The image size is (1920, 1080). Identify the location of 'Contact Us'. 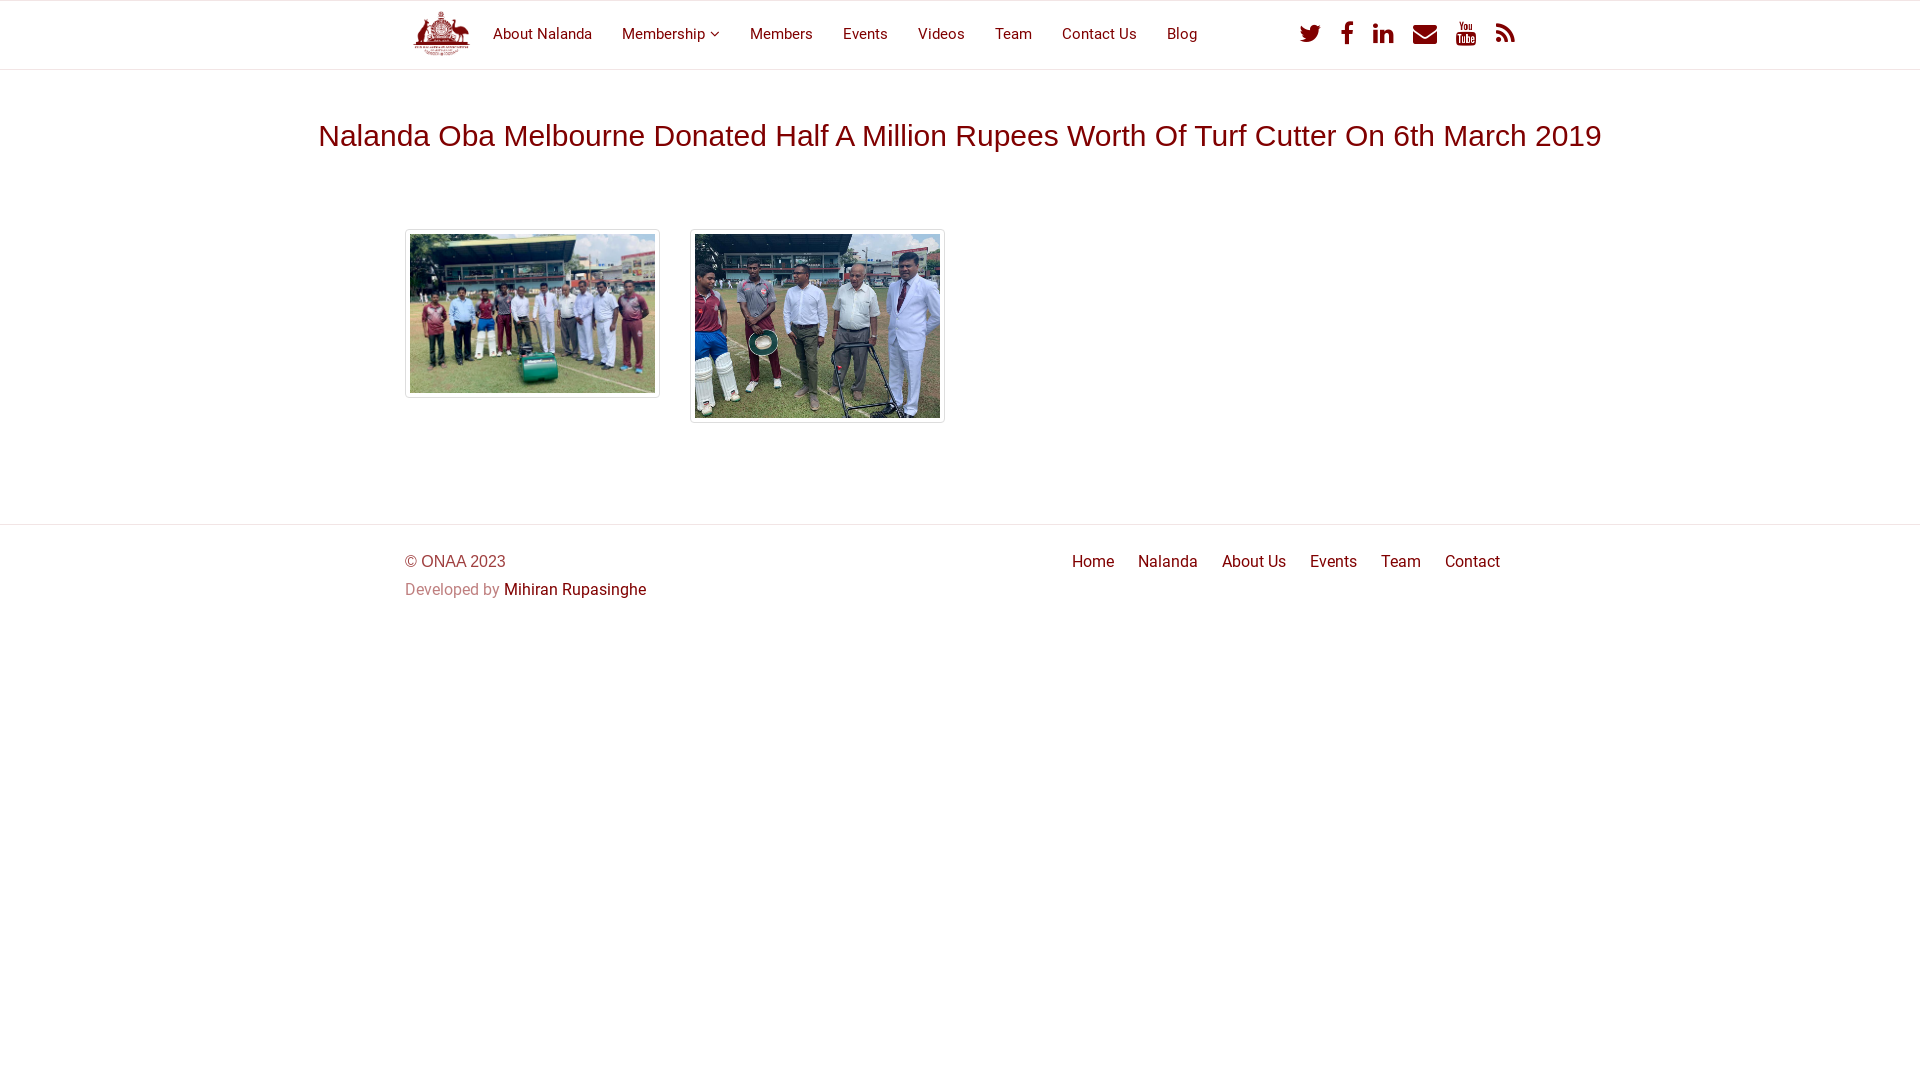
(1045, 32).